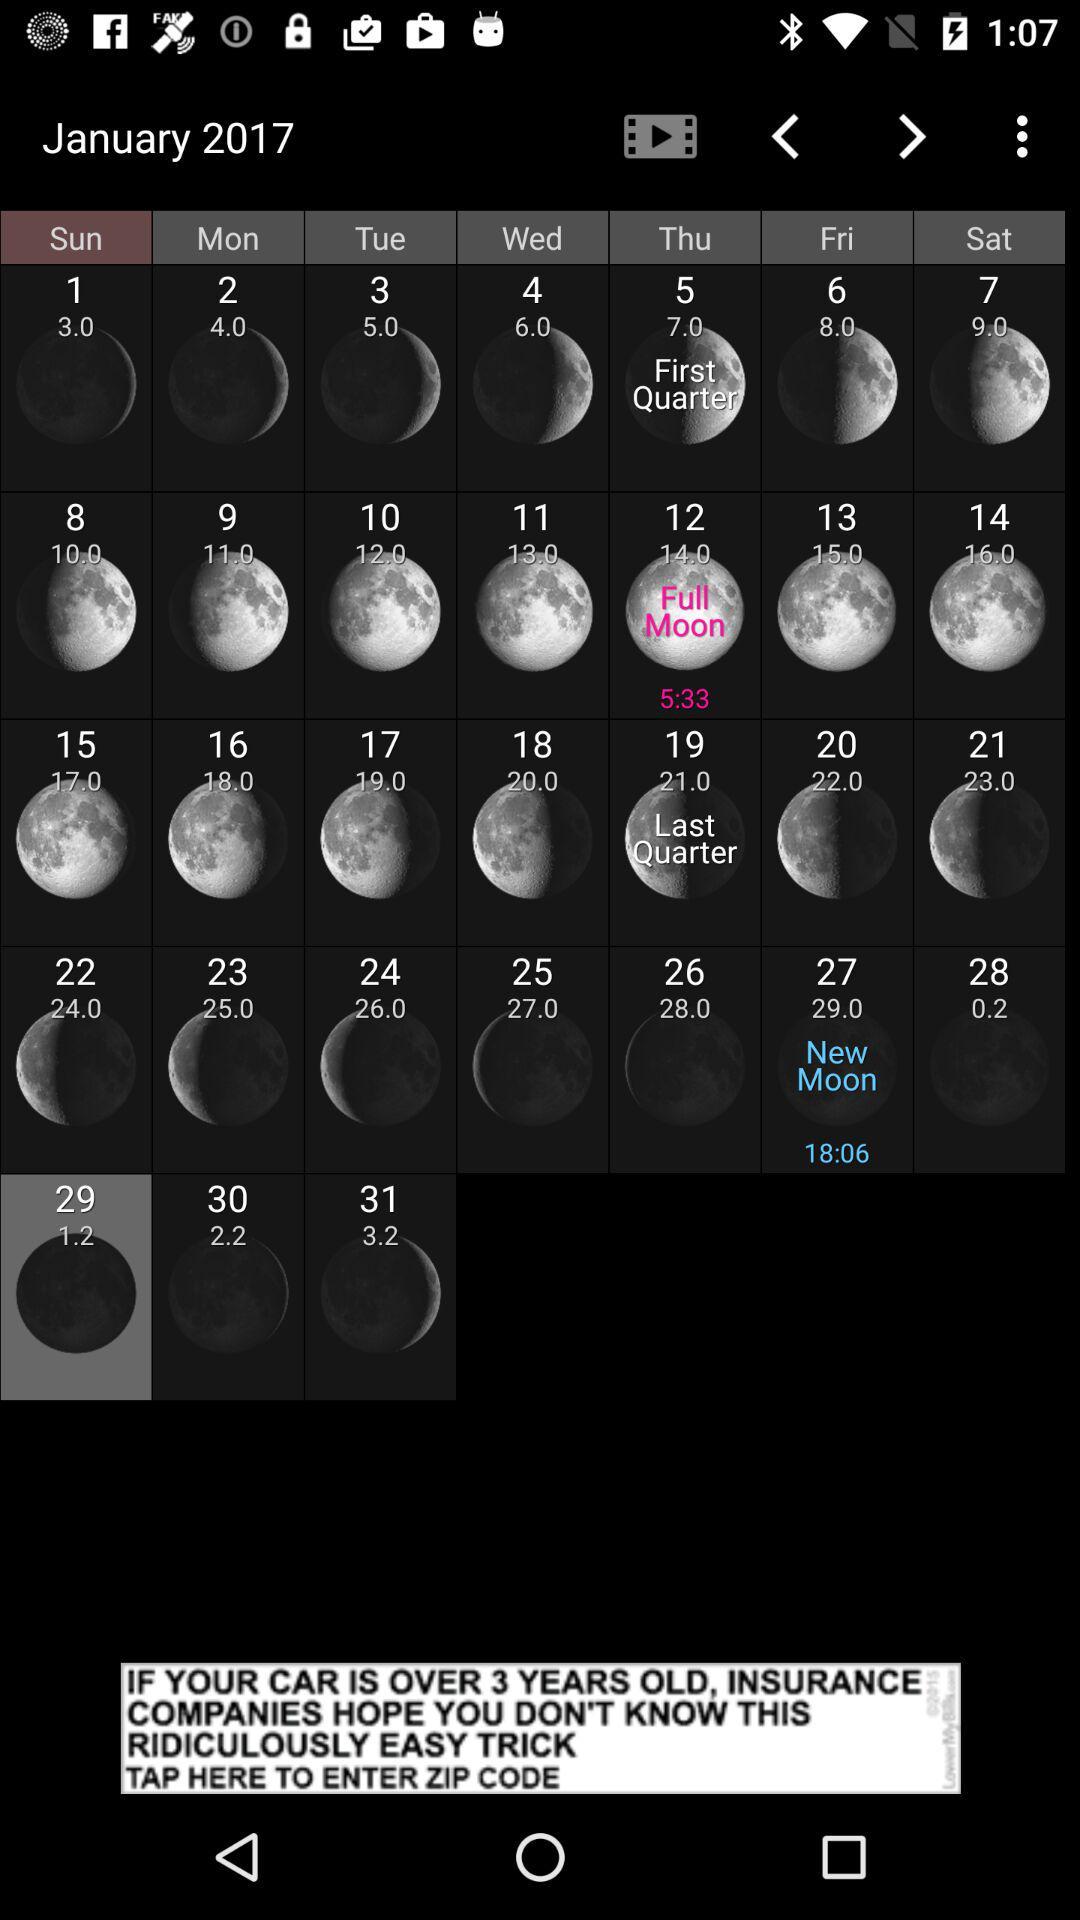 The width and height of the screenshot is (1080, 1920). Describe the element at coordinates (540, 1727) in the screenshot. I see `banner` at that location.